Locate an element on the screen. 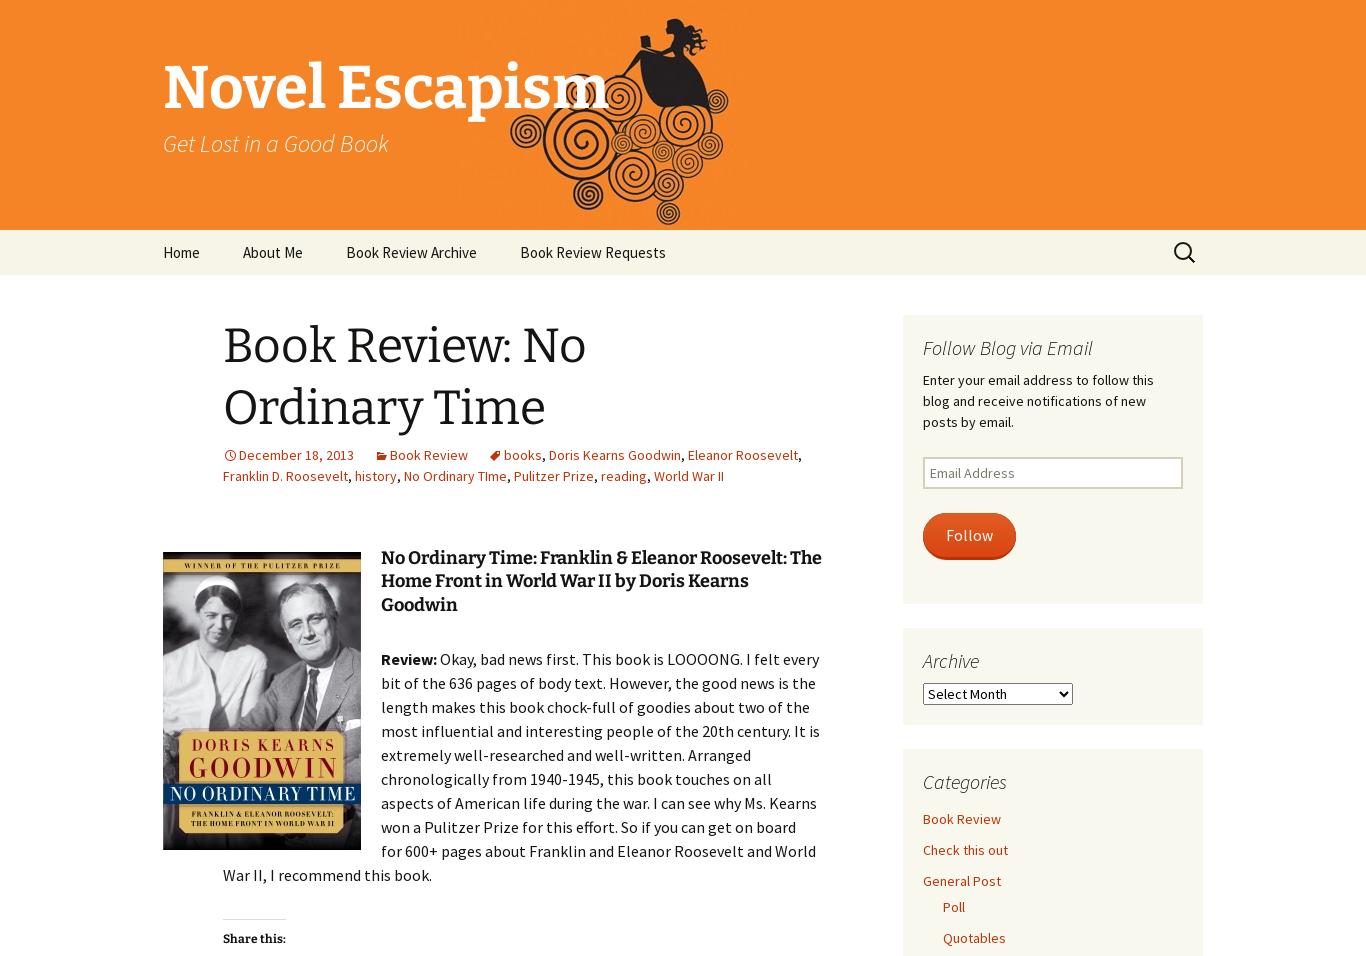 The height and width of the screenshot is (956, 1366). 'Book Review' is located at coordinates (428, 454).